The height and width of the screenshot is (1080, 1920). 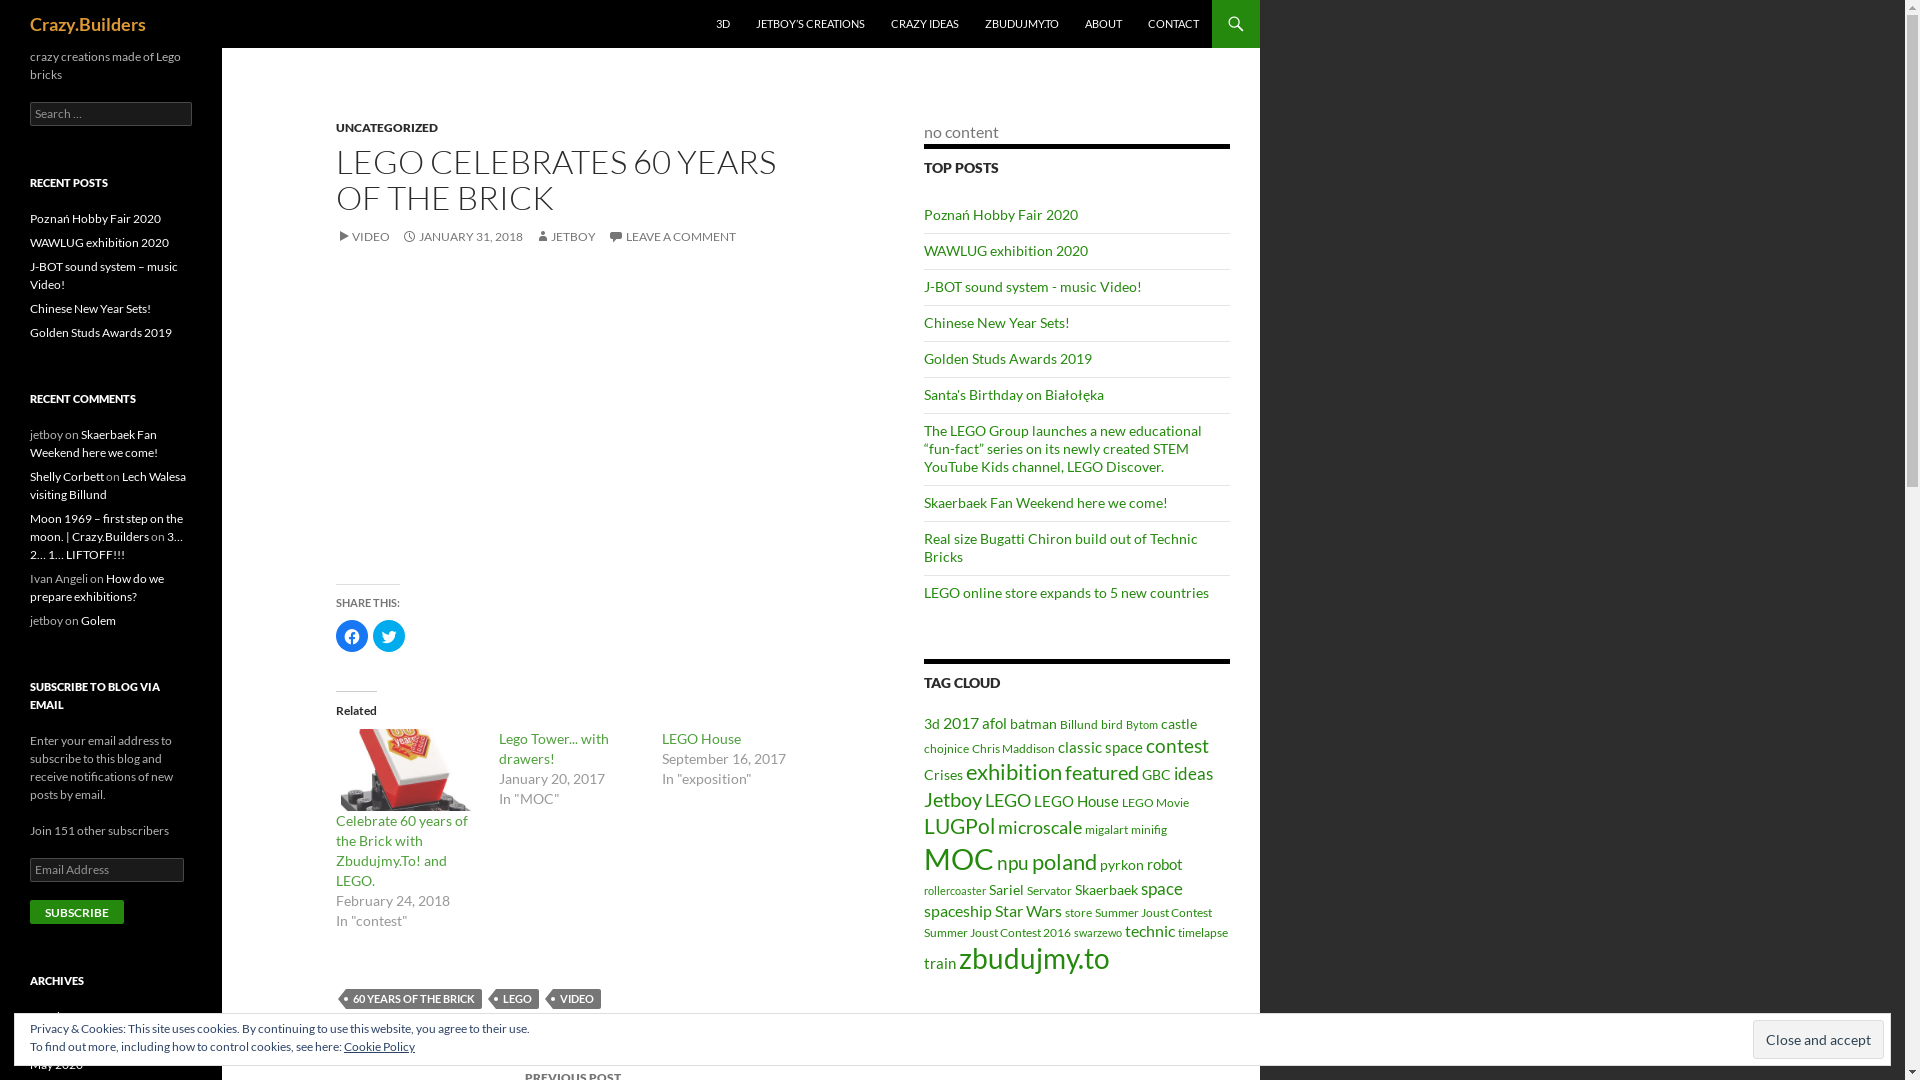 What do you see at coordinates (1818, 1038) in the screenshot?
I see `'Close and accept'` at bounding box center [1818, 1038].